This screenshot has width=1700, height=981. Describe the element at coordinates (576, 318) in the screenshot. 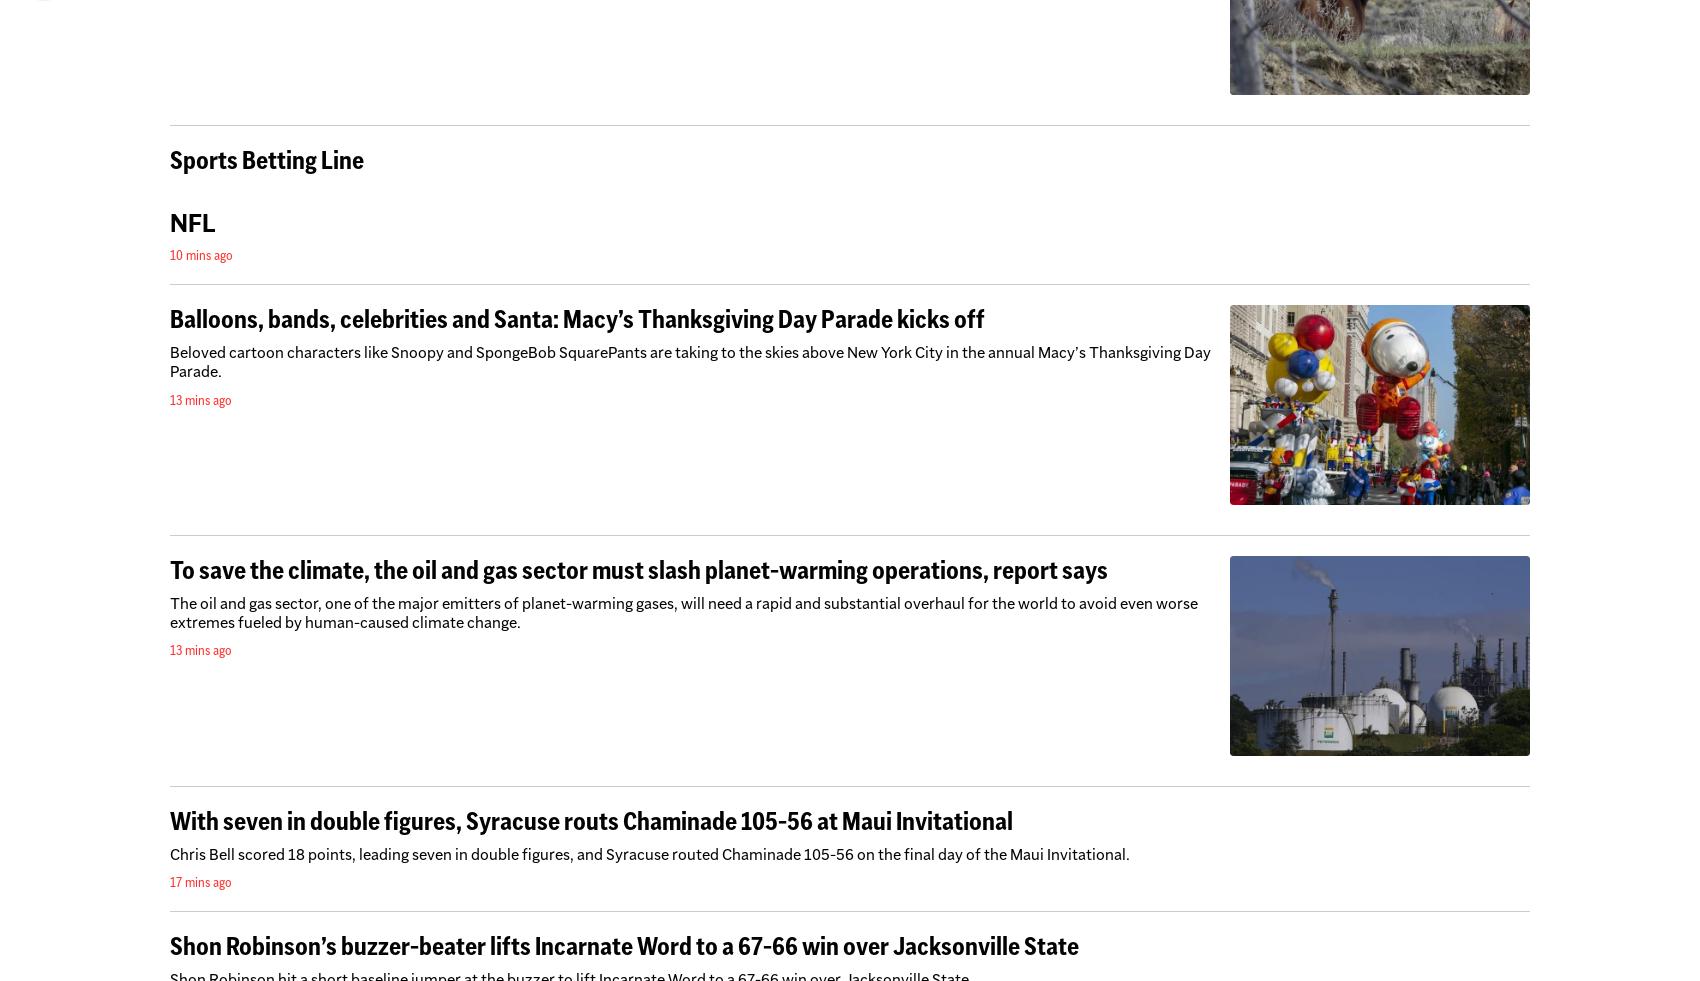

I see `'Balloons, bands, celebrities and Santa: Macy’s Thanksgiving Day Parade kicks off'` at that location.